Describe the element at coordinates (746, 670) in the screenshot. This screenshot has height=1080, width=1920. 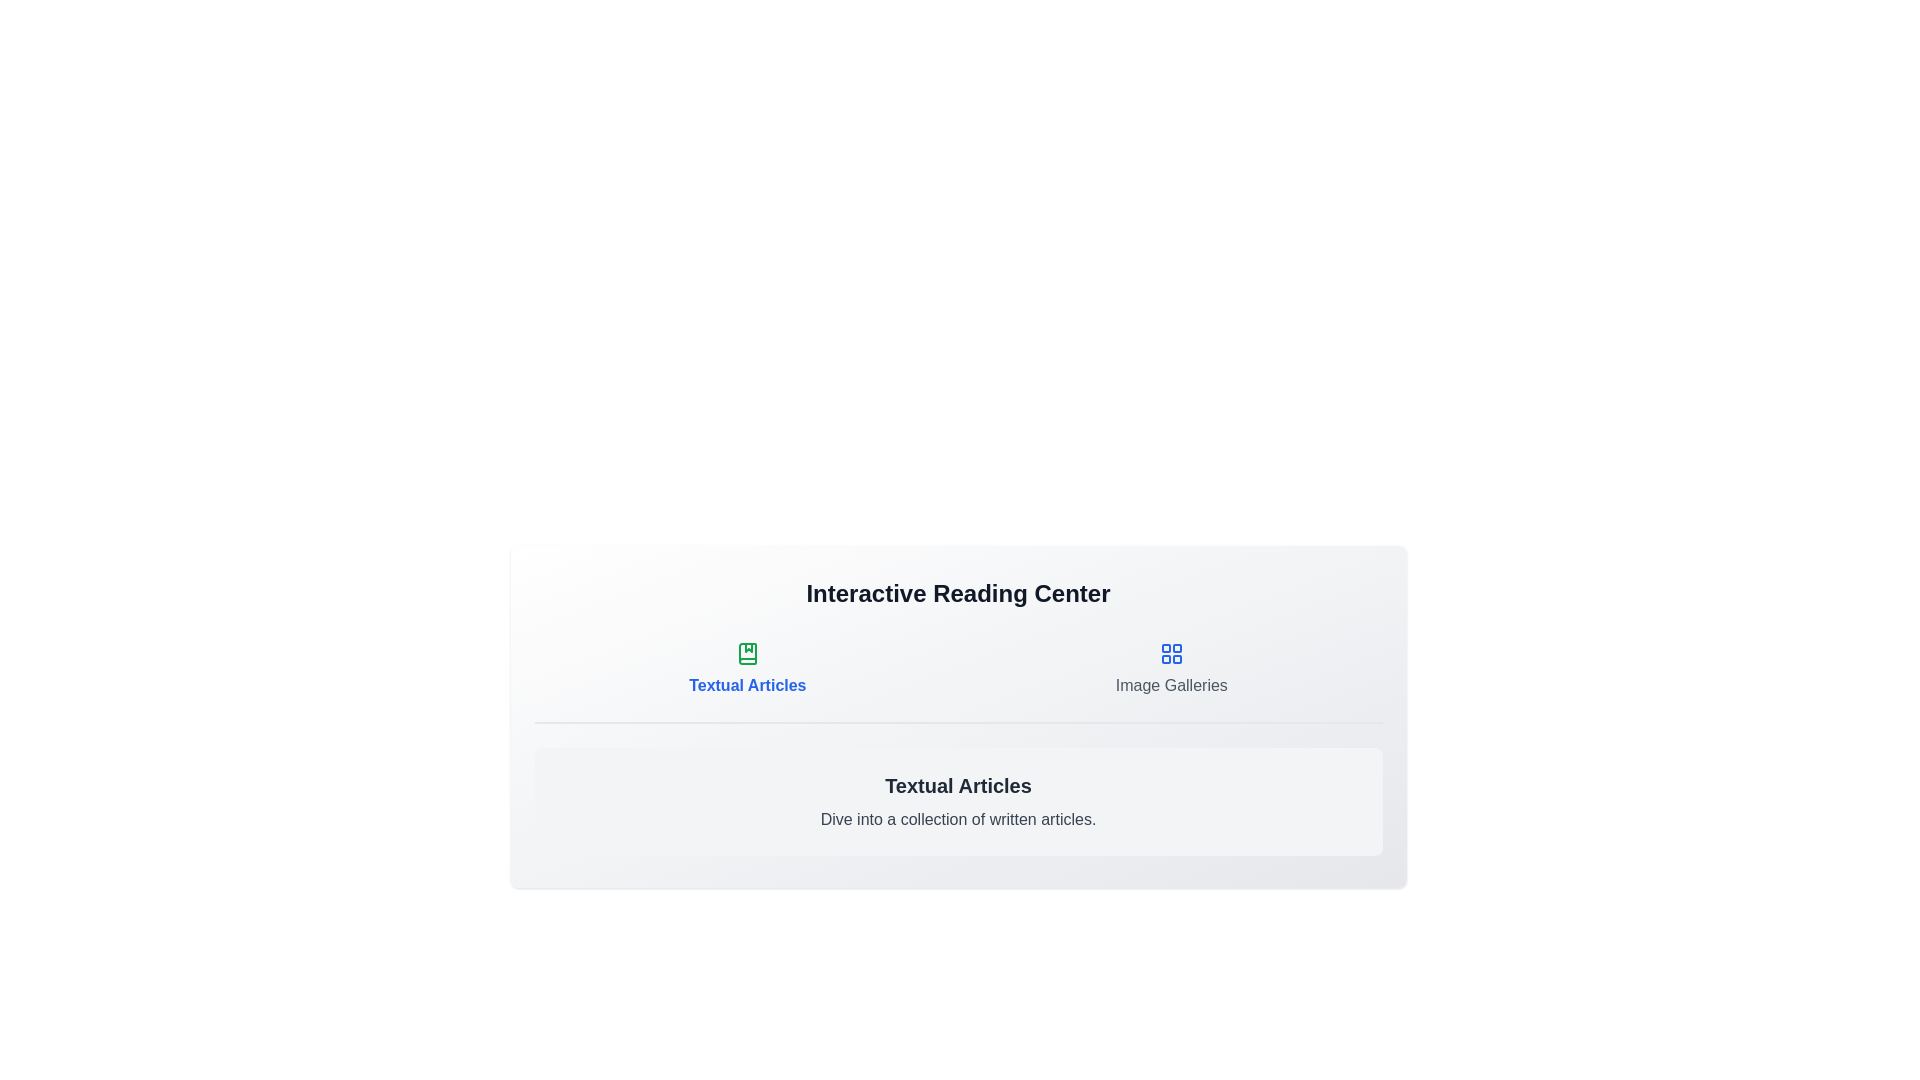
I see `the tab corresponding to Textual Articles` at that location.